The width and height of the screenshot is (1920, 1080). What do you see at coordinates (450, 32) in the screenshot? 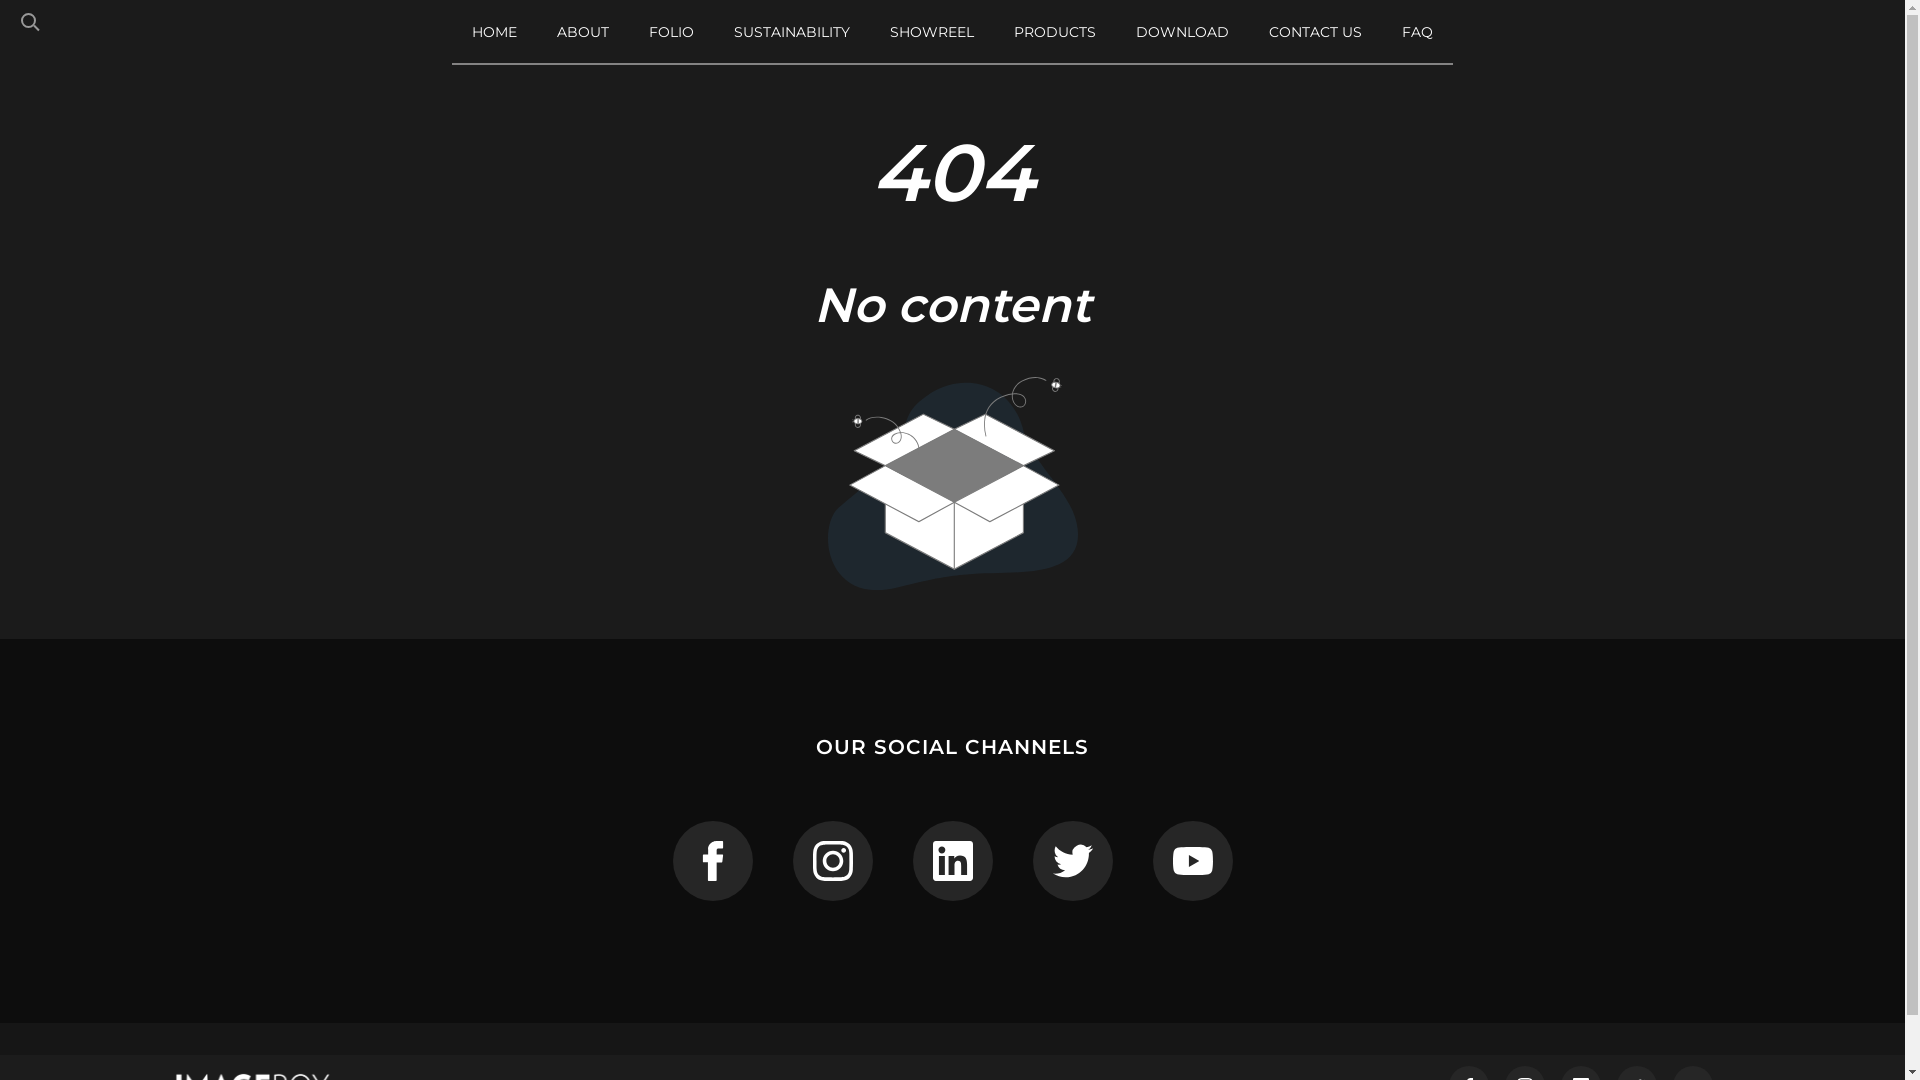
I see `'HOME'` at bounding box center [450, 32].